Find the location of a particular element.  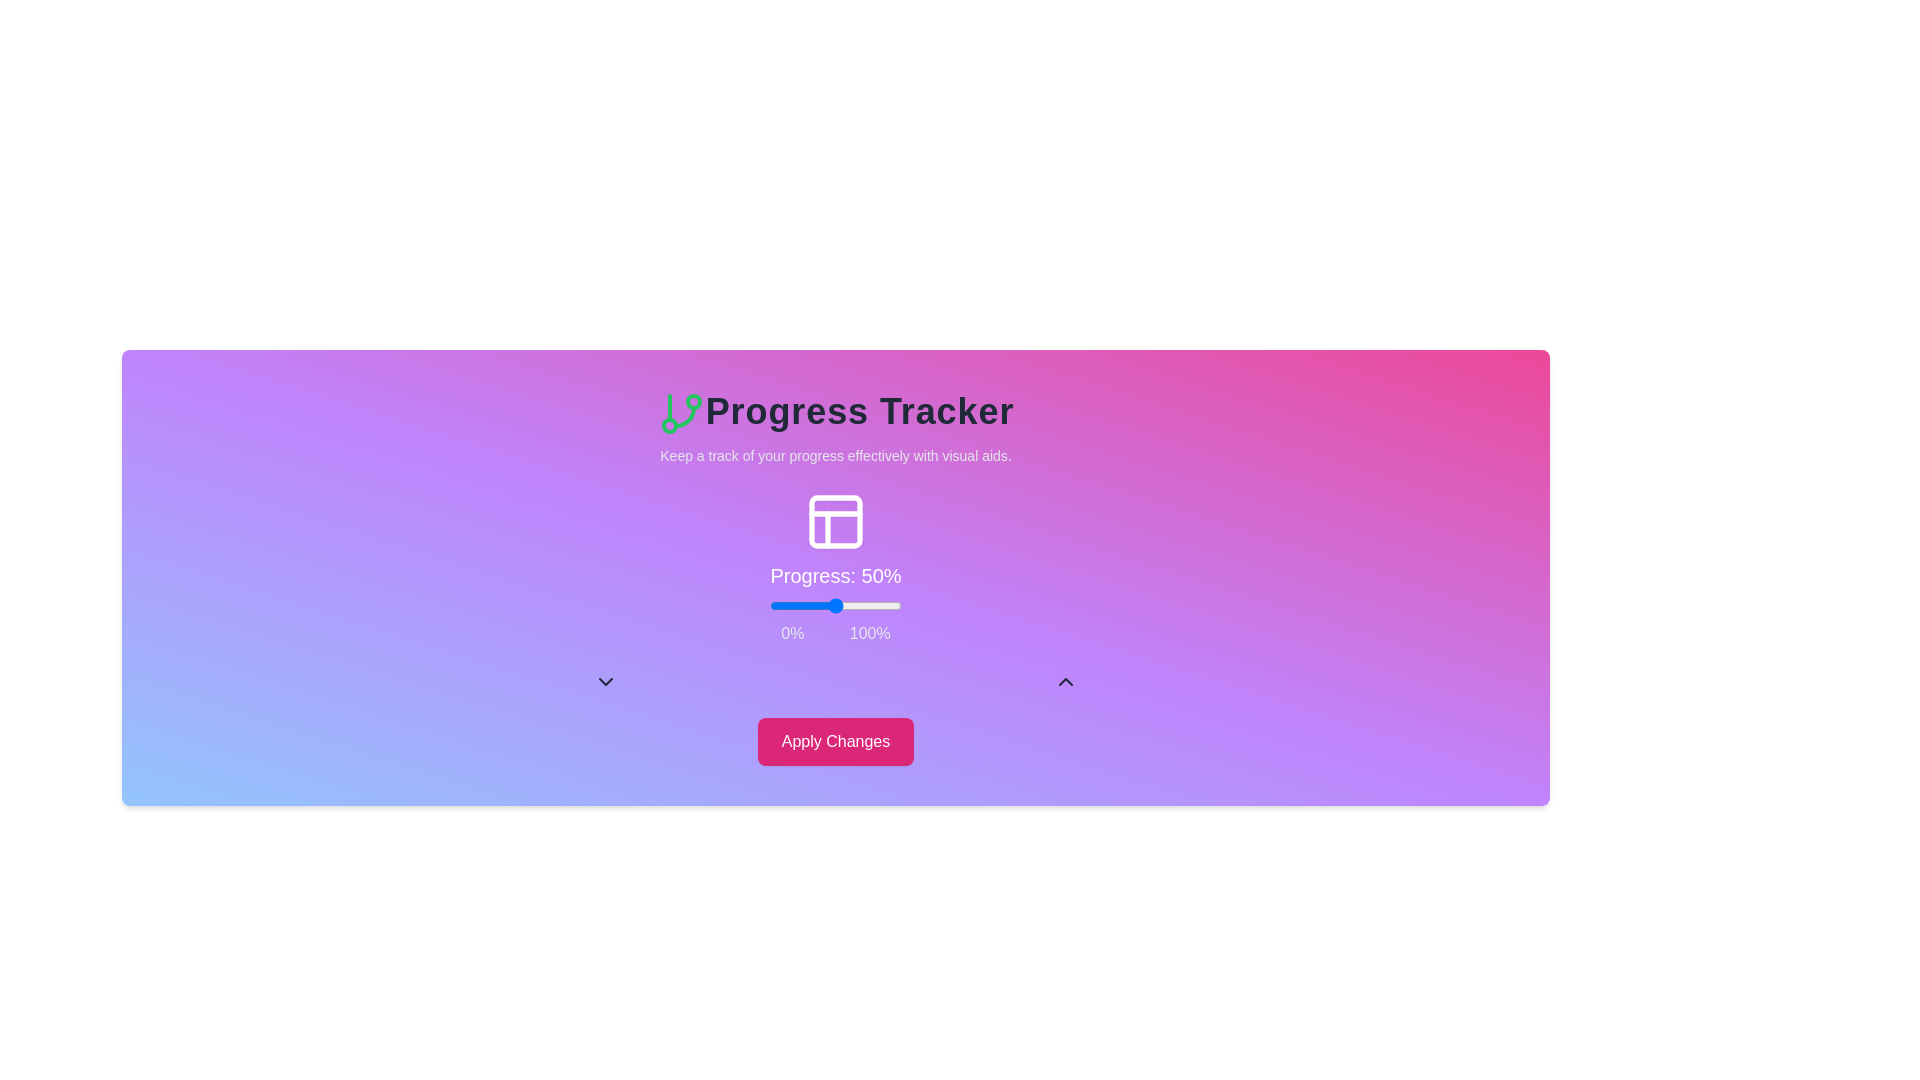

'Apply Changes' button is located at coordinates (835, 741).